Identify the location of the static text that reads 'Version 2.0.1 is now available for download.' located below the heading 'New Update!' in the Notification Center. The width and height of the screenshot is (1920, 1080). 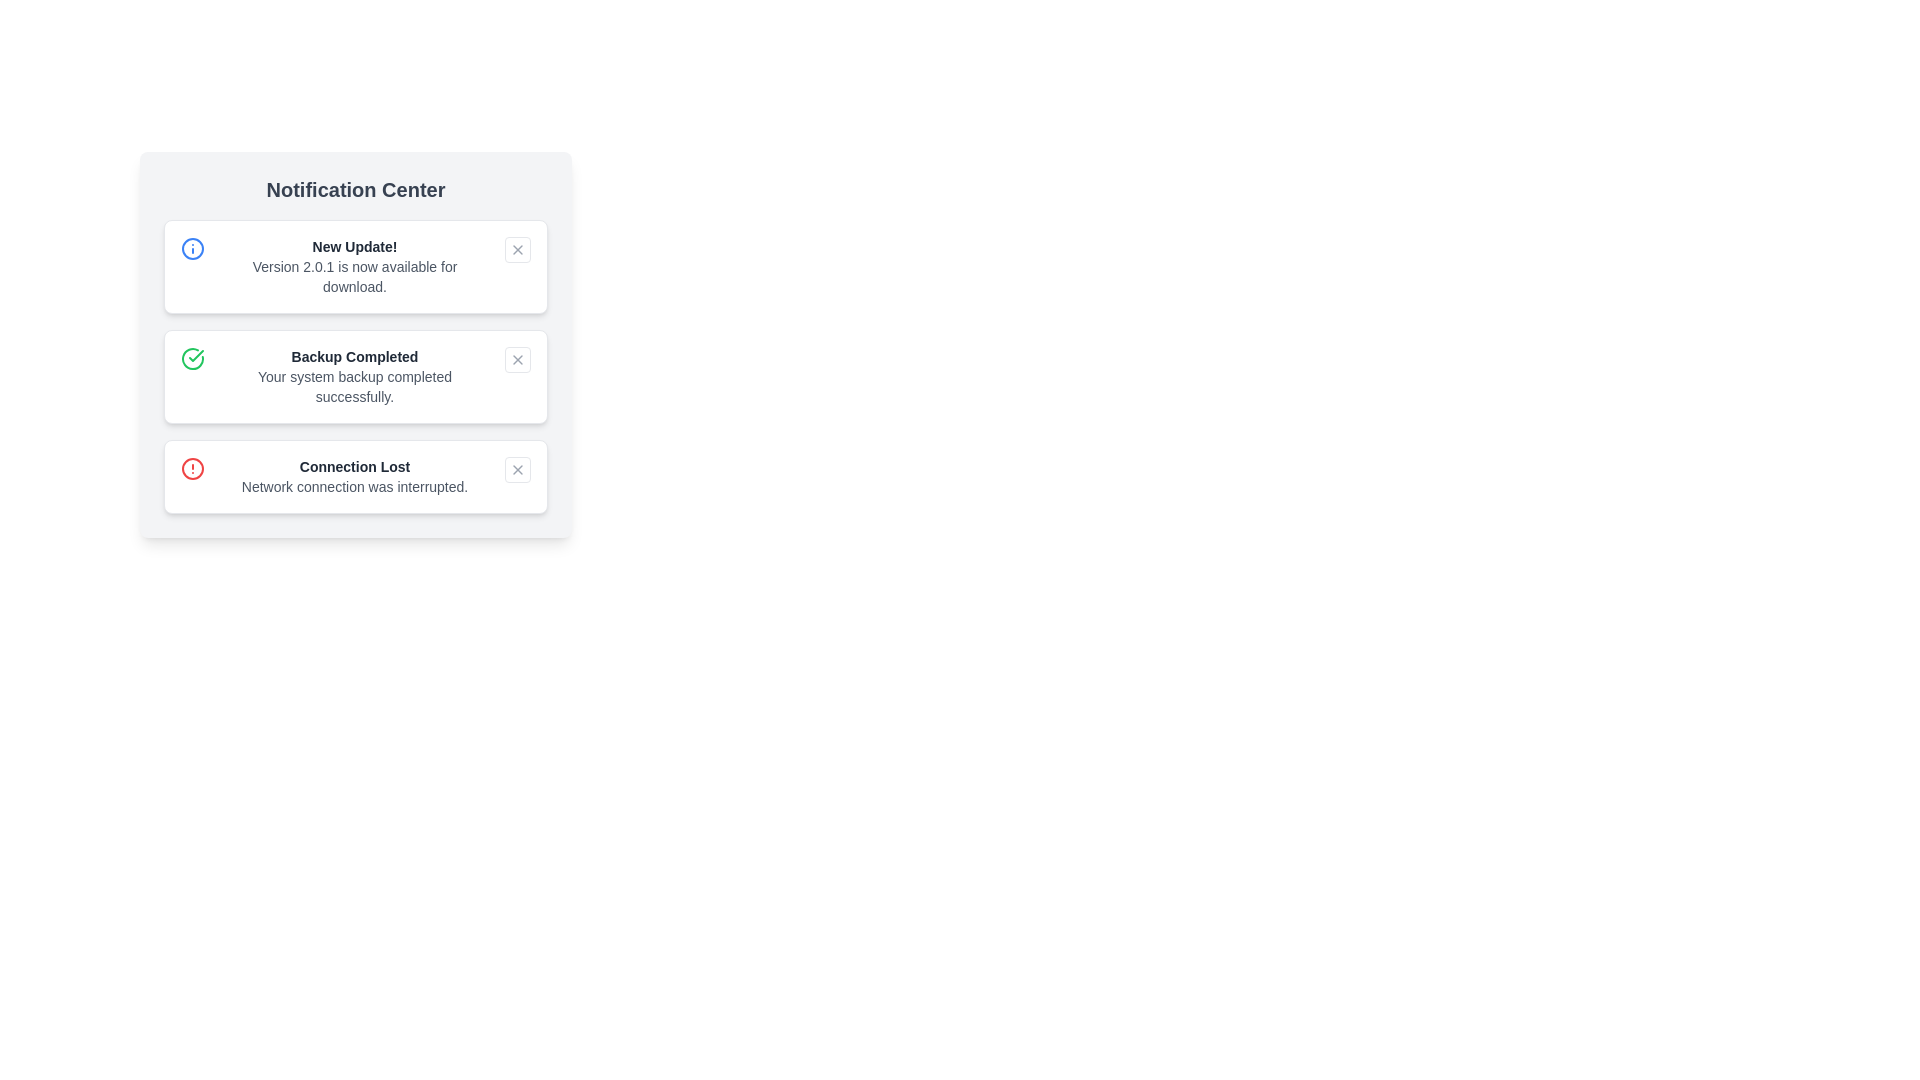
(355, 277).